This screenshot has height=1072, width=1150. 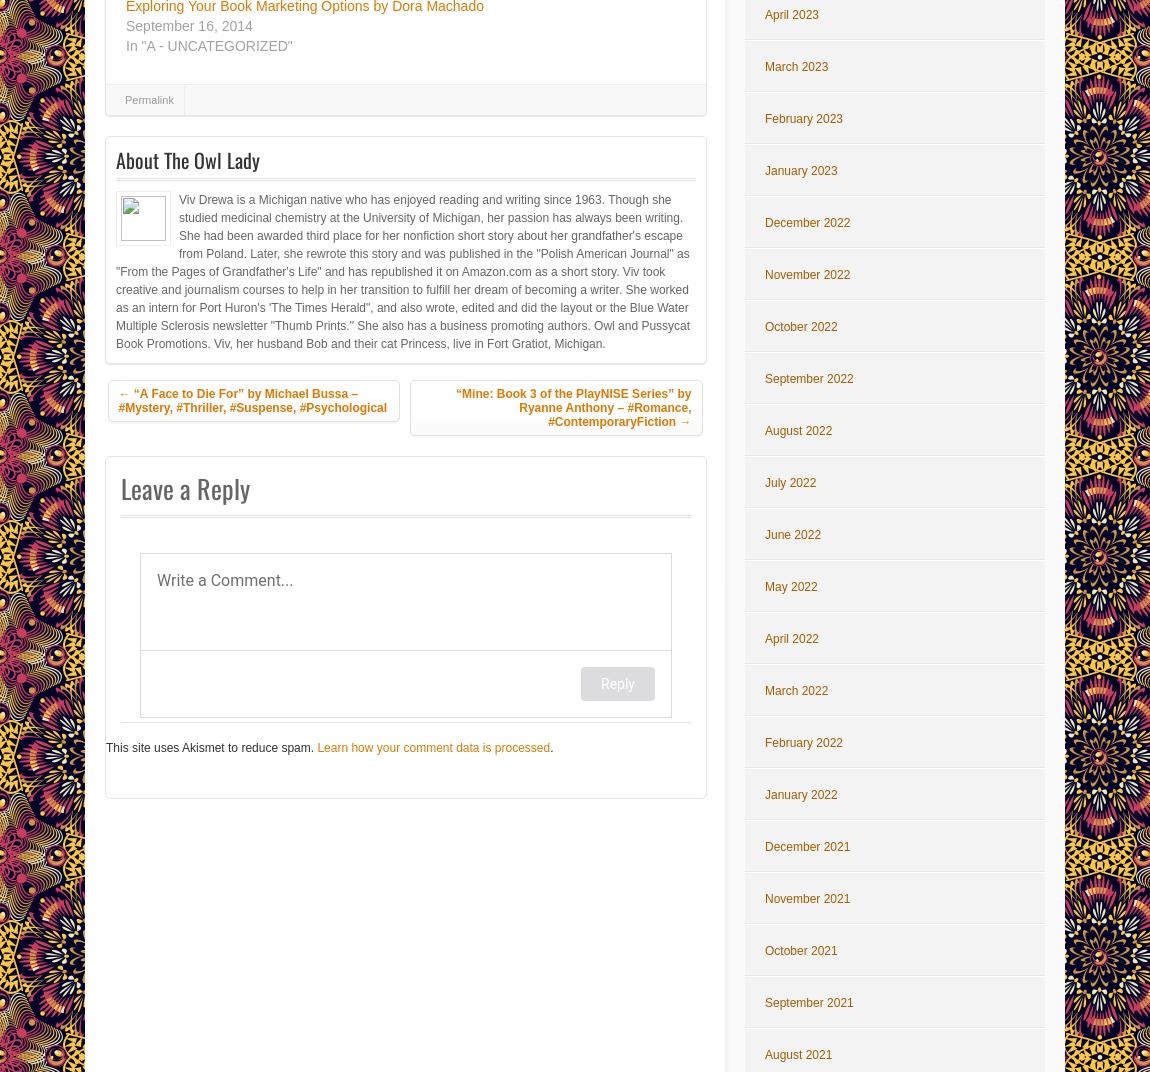 What do you see at coordinates (789, 586) in the screenshot?
I see `'May 2022'` at bounding box center [789, 586].